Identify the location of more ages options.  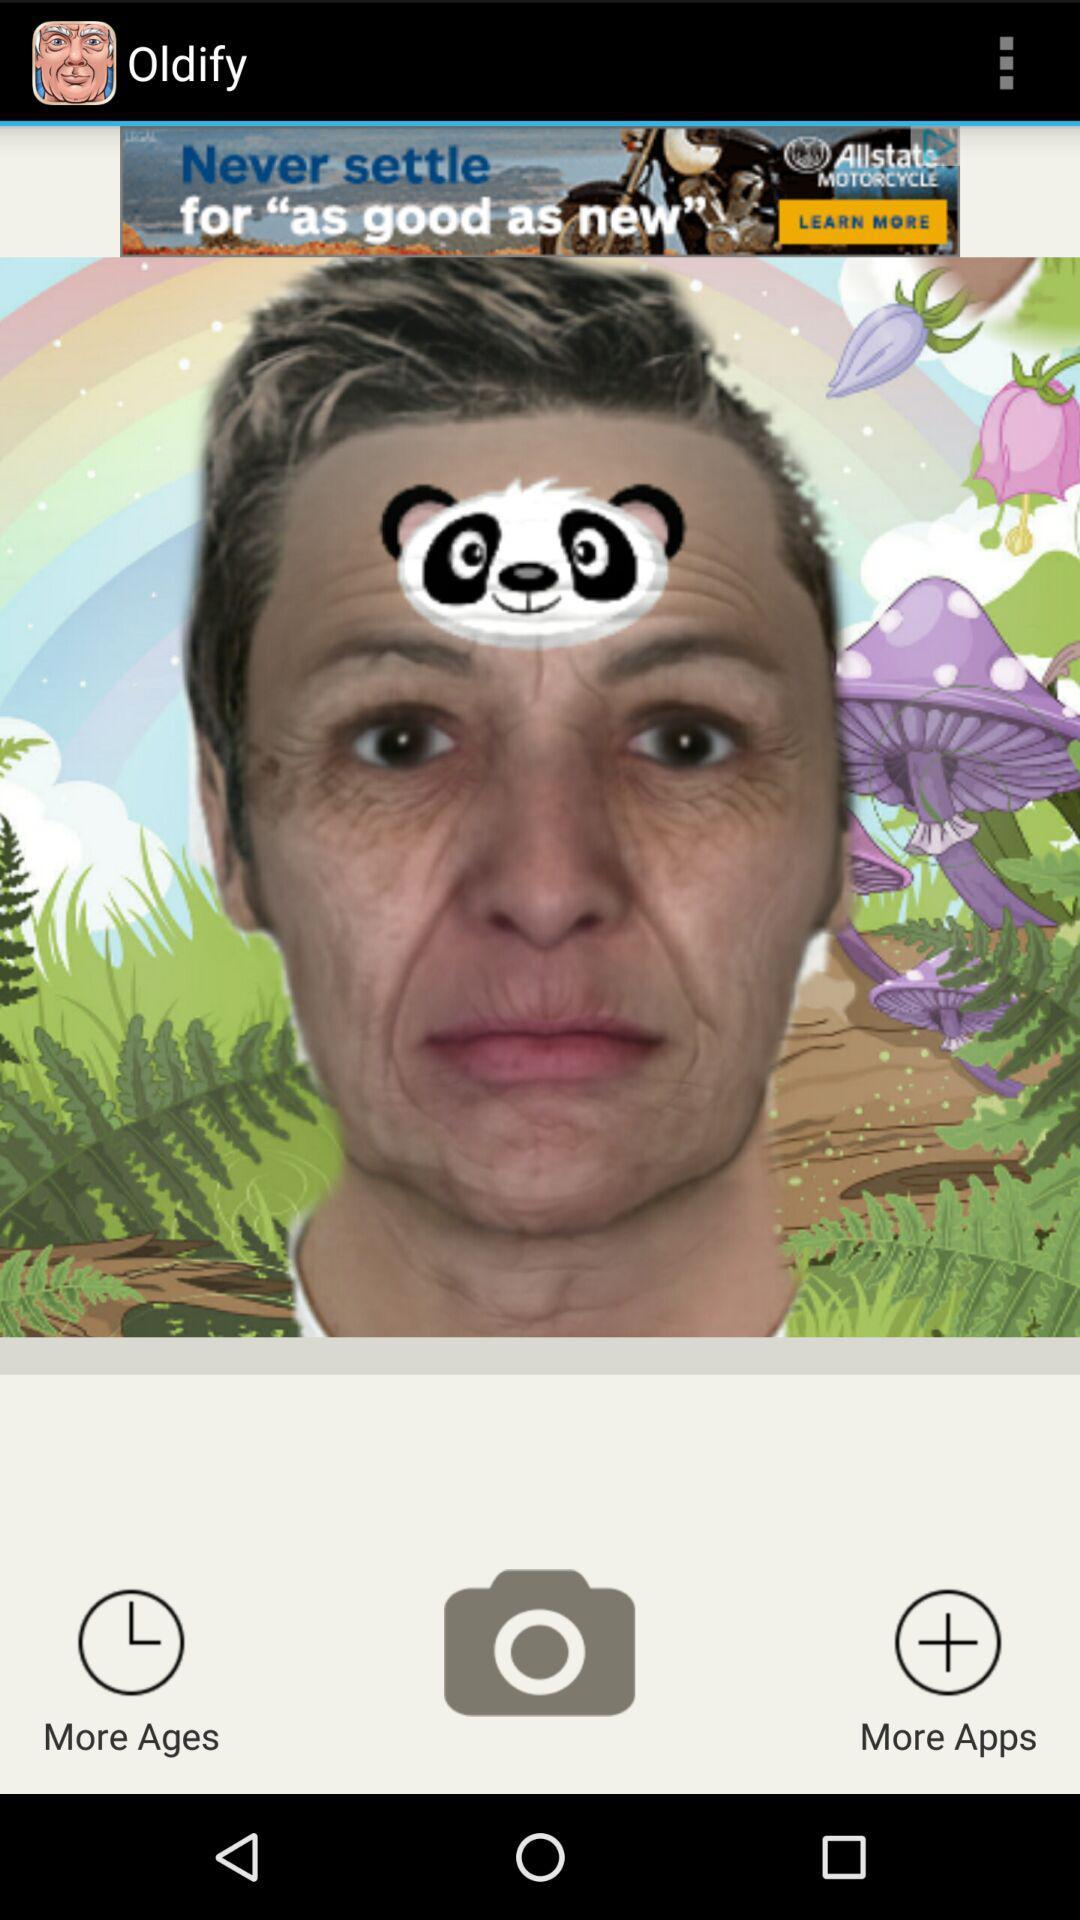
(131, 1642).